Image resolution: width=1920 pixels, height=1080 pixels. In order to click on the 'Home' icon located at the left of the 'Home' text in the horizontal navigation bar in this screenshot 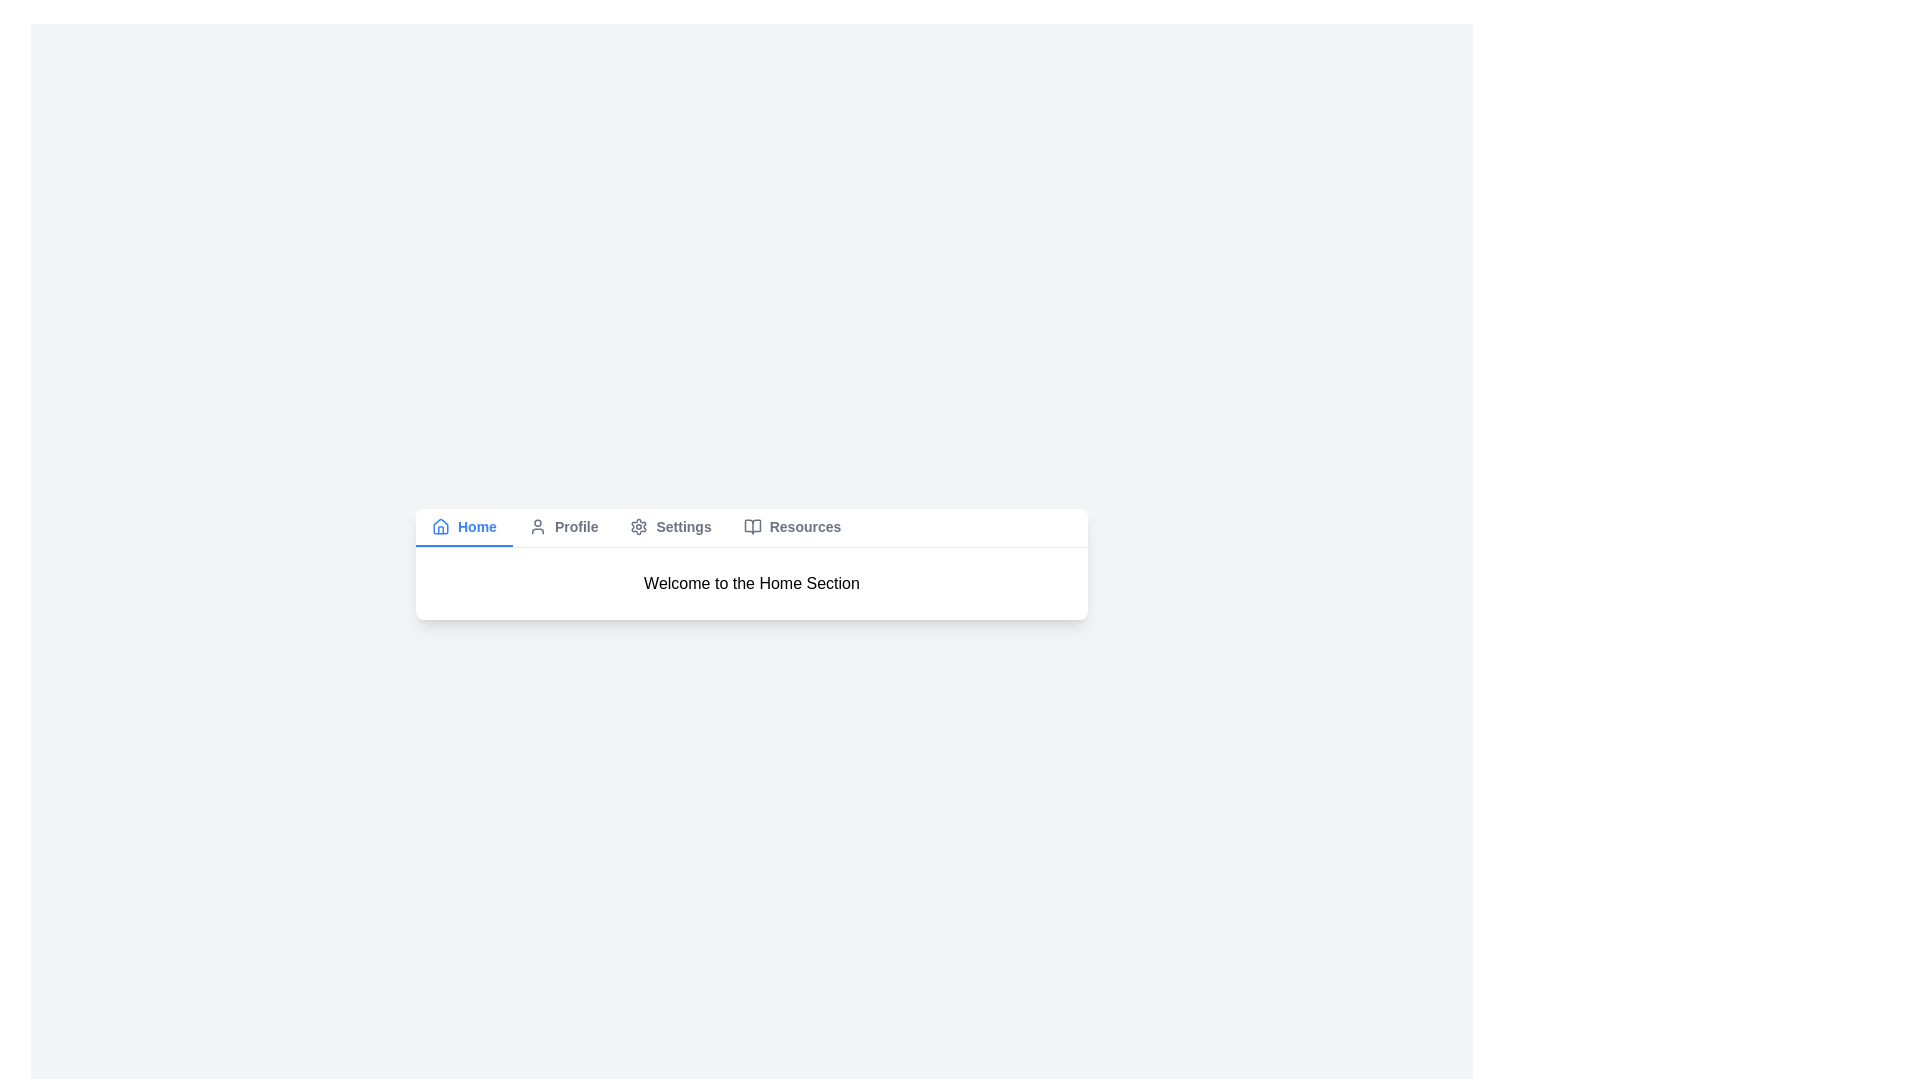, I will do `click(440, 525)`.